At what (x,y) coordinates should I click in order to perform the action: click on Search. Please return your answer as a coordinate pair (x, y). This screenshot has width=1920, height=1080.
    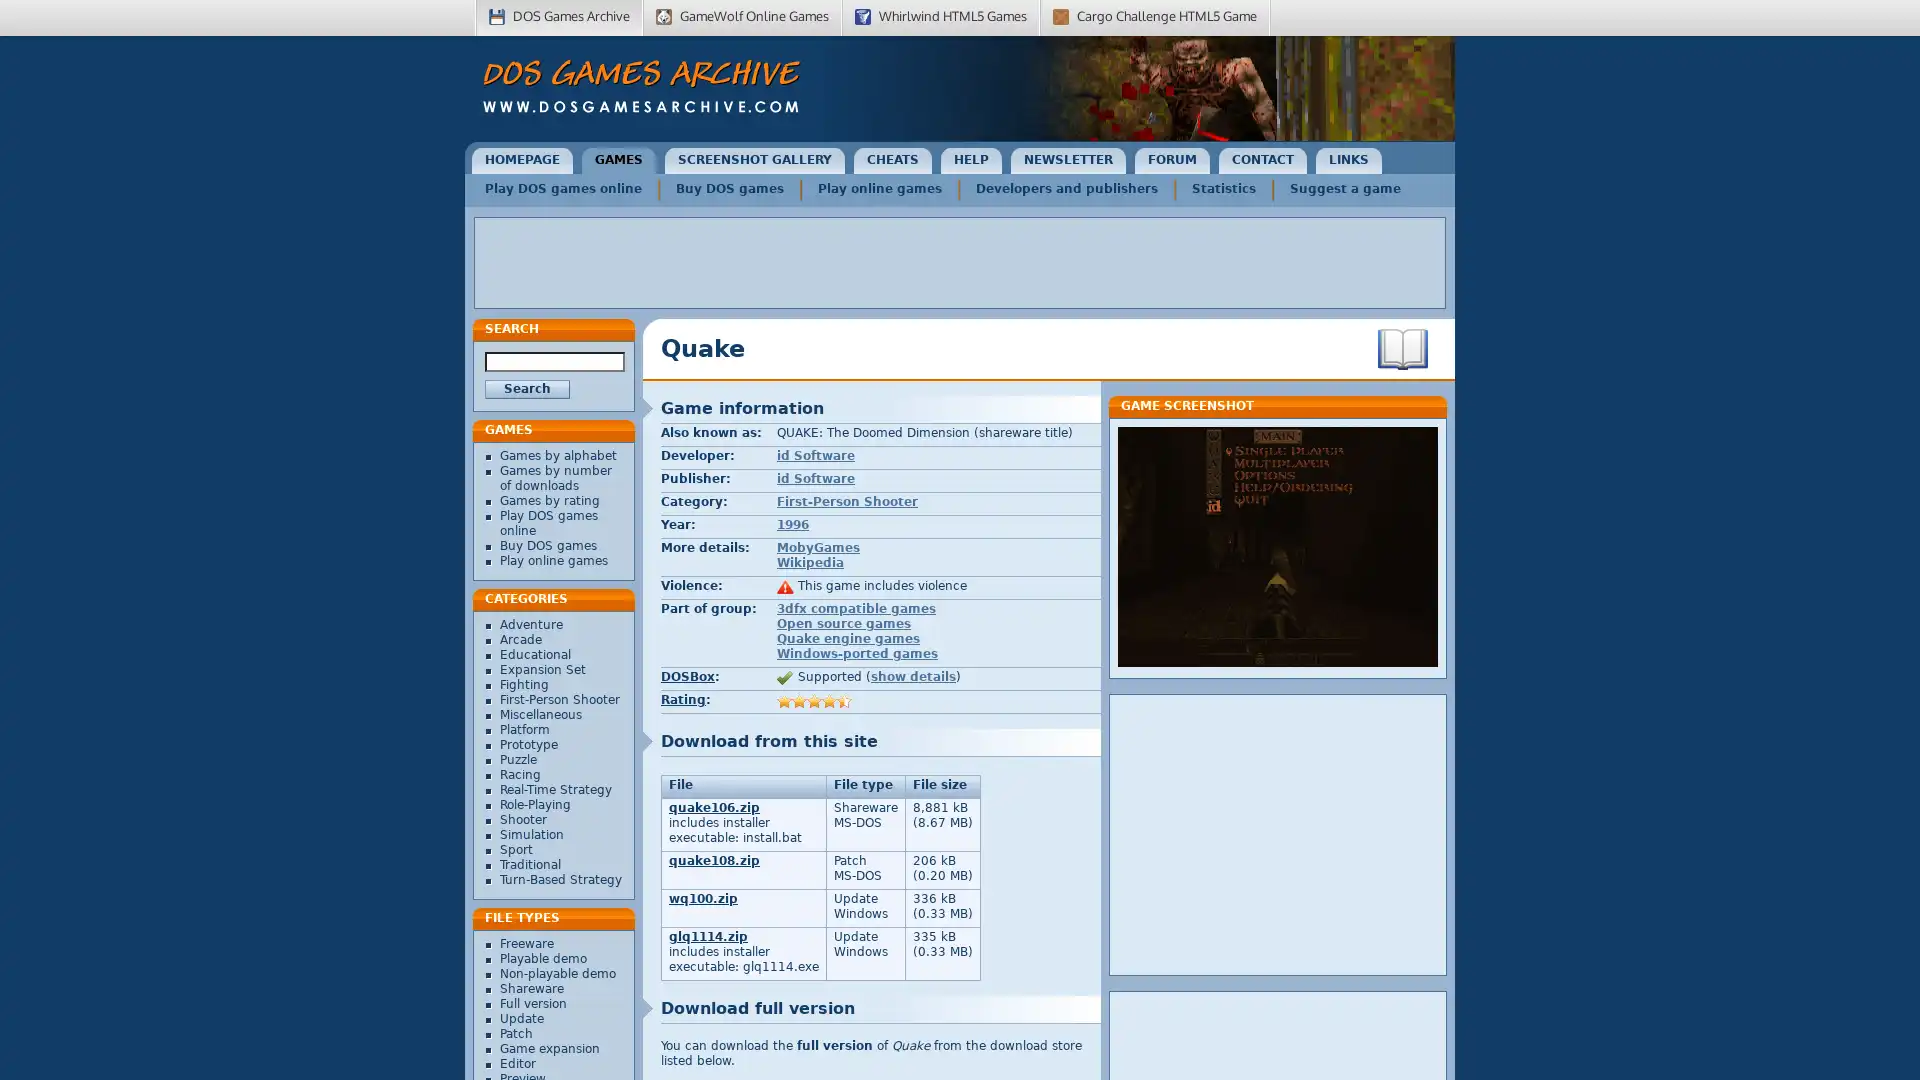
    Looking at the image, I should click on (527, 389).